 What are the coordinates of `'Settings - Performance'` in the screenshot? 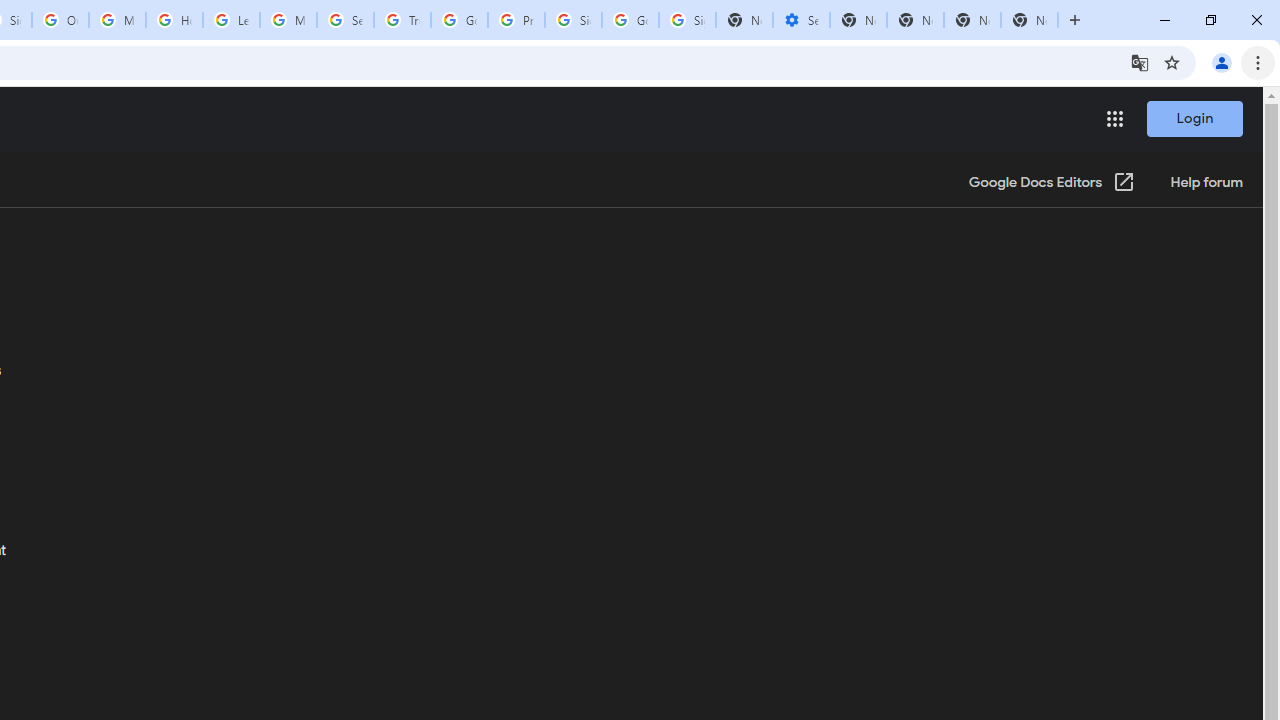 It's located at (801, 20).